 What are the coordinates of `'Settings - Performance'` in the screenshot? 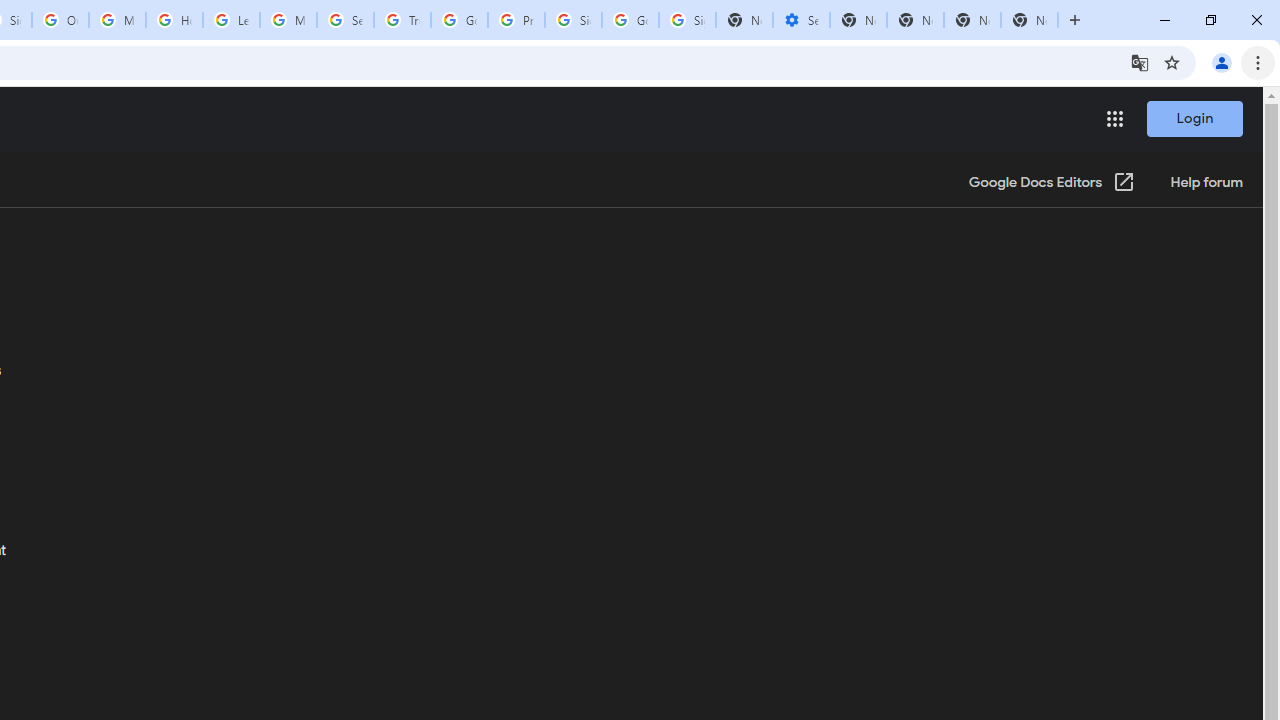 It's located at (801, 20).